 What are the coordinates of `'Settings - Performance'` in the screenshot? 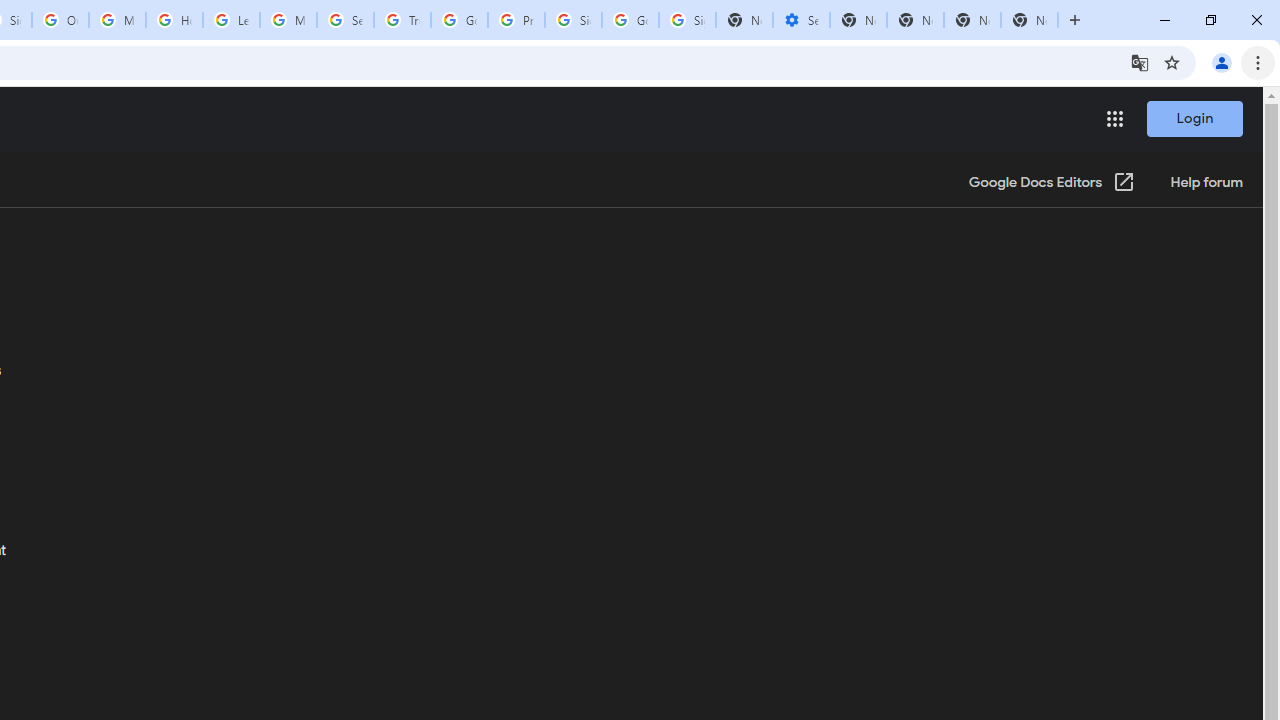 It's located at (801, 20).